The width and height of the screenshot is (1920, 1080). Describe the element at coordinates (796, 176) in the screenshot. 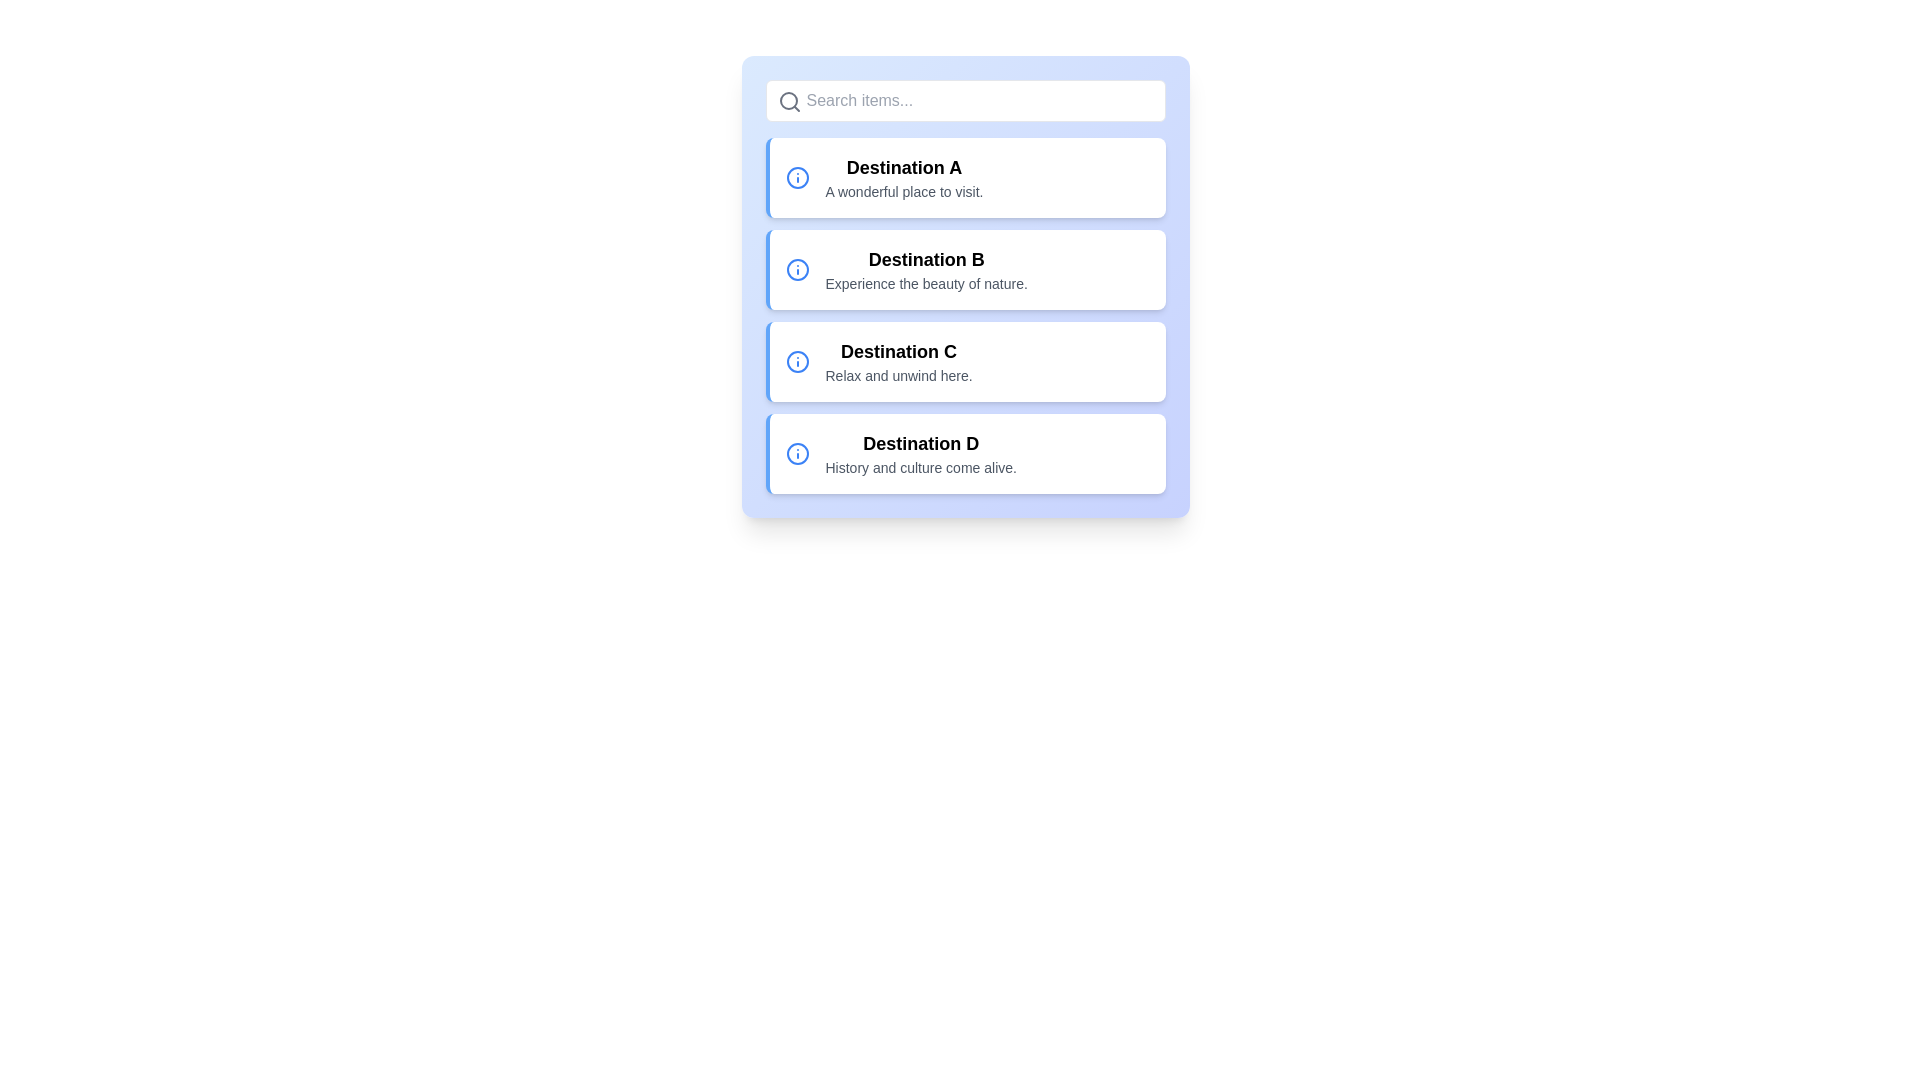

I see `the information/help icon located to the left of the 'Destination A' title, which provides additional details related to it` at that location.